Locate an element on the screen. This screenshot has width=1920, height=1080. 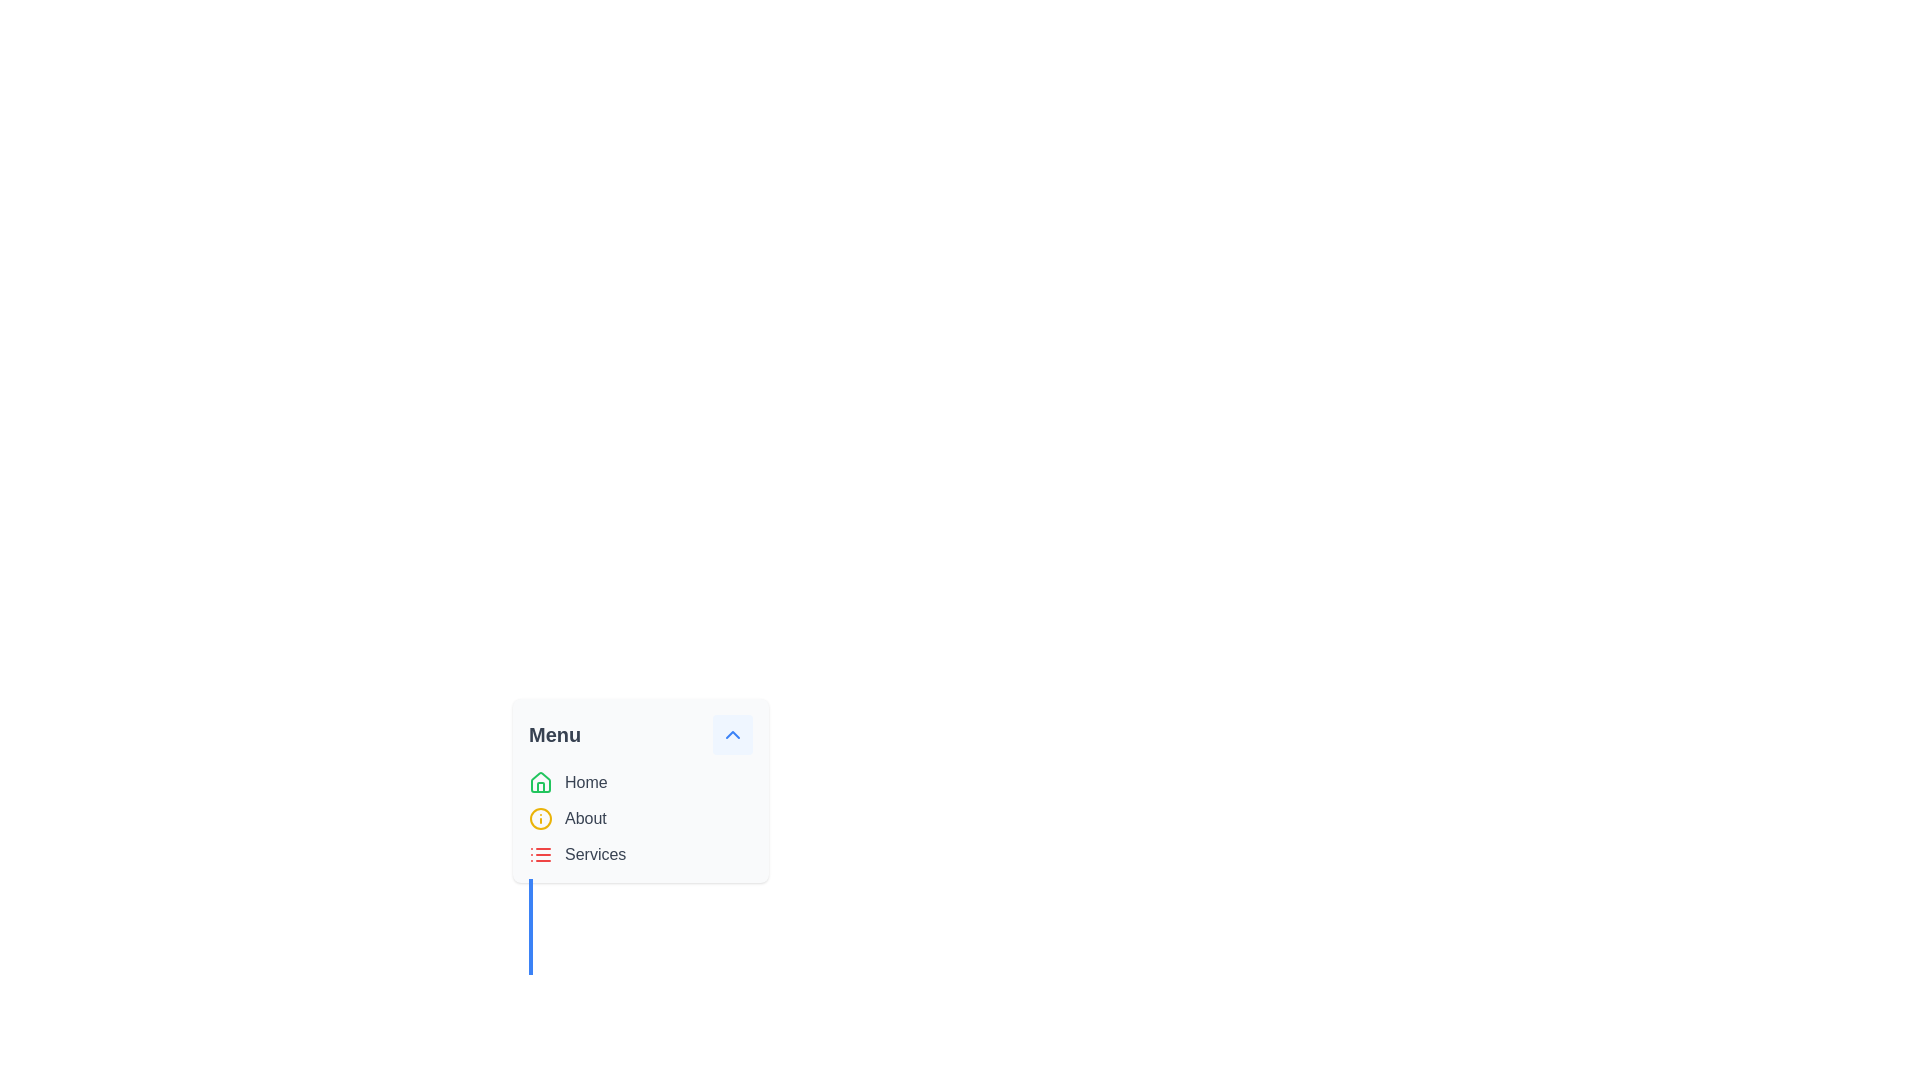
the circular information icon with a yellow stroke and white fill, located to the left of the 'About' text label in the menu component is located at coordinates (541, 818).